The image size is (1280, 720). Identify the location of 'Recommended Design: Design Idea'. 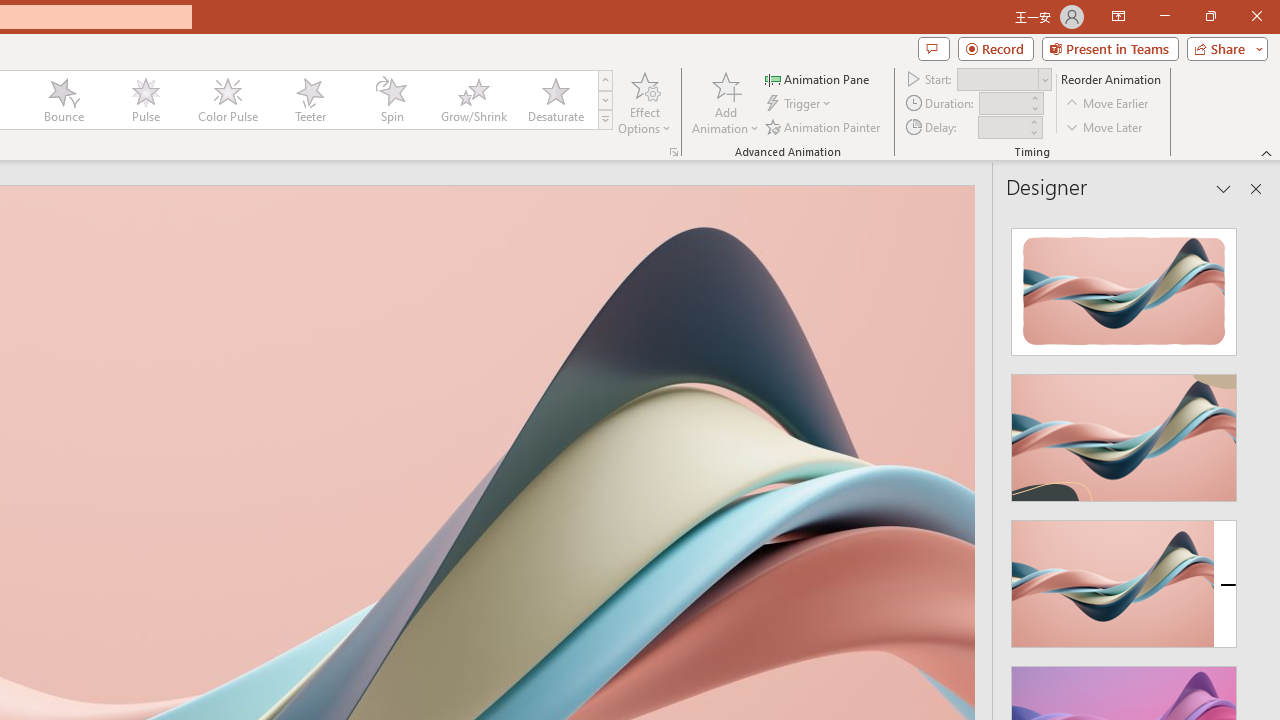
(1124, 286).